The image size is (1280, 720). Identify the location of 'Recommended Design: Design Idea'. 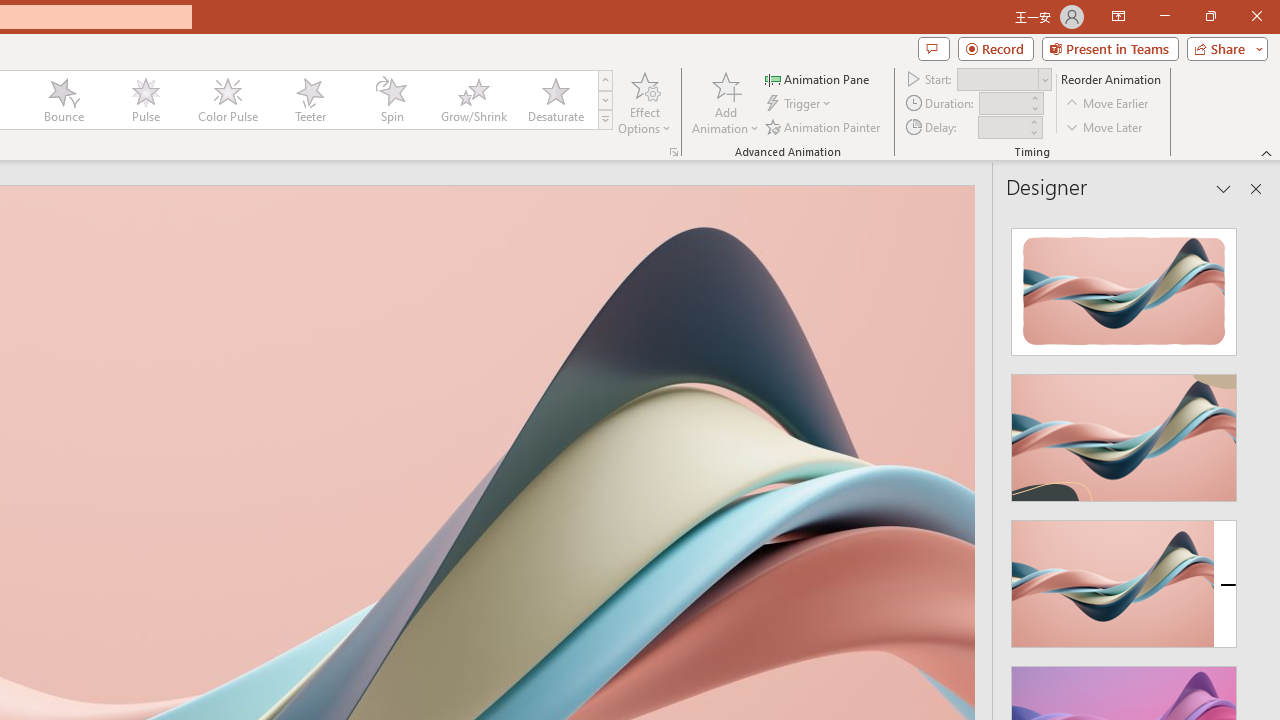
(1124, 286).